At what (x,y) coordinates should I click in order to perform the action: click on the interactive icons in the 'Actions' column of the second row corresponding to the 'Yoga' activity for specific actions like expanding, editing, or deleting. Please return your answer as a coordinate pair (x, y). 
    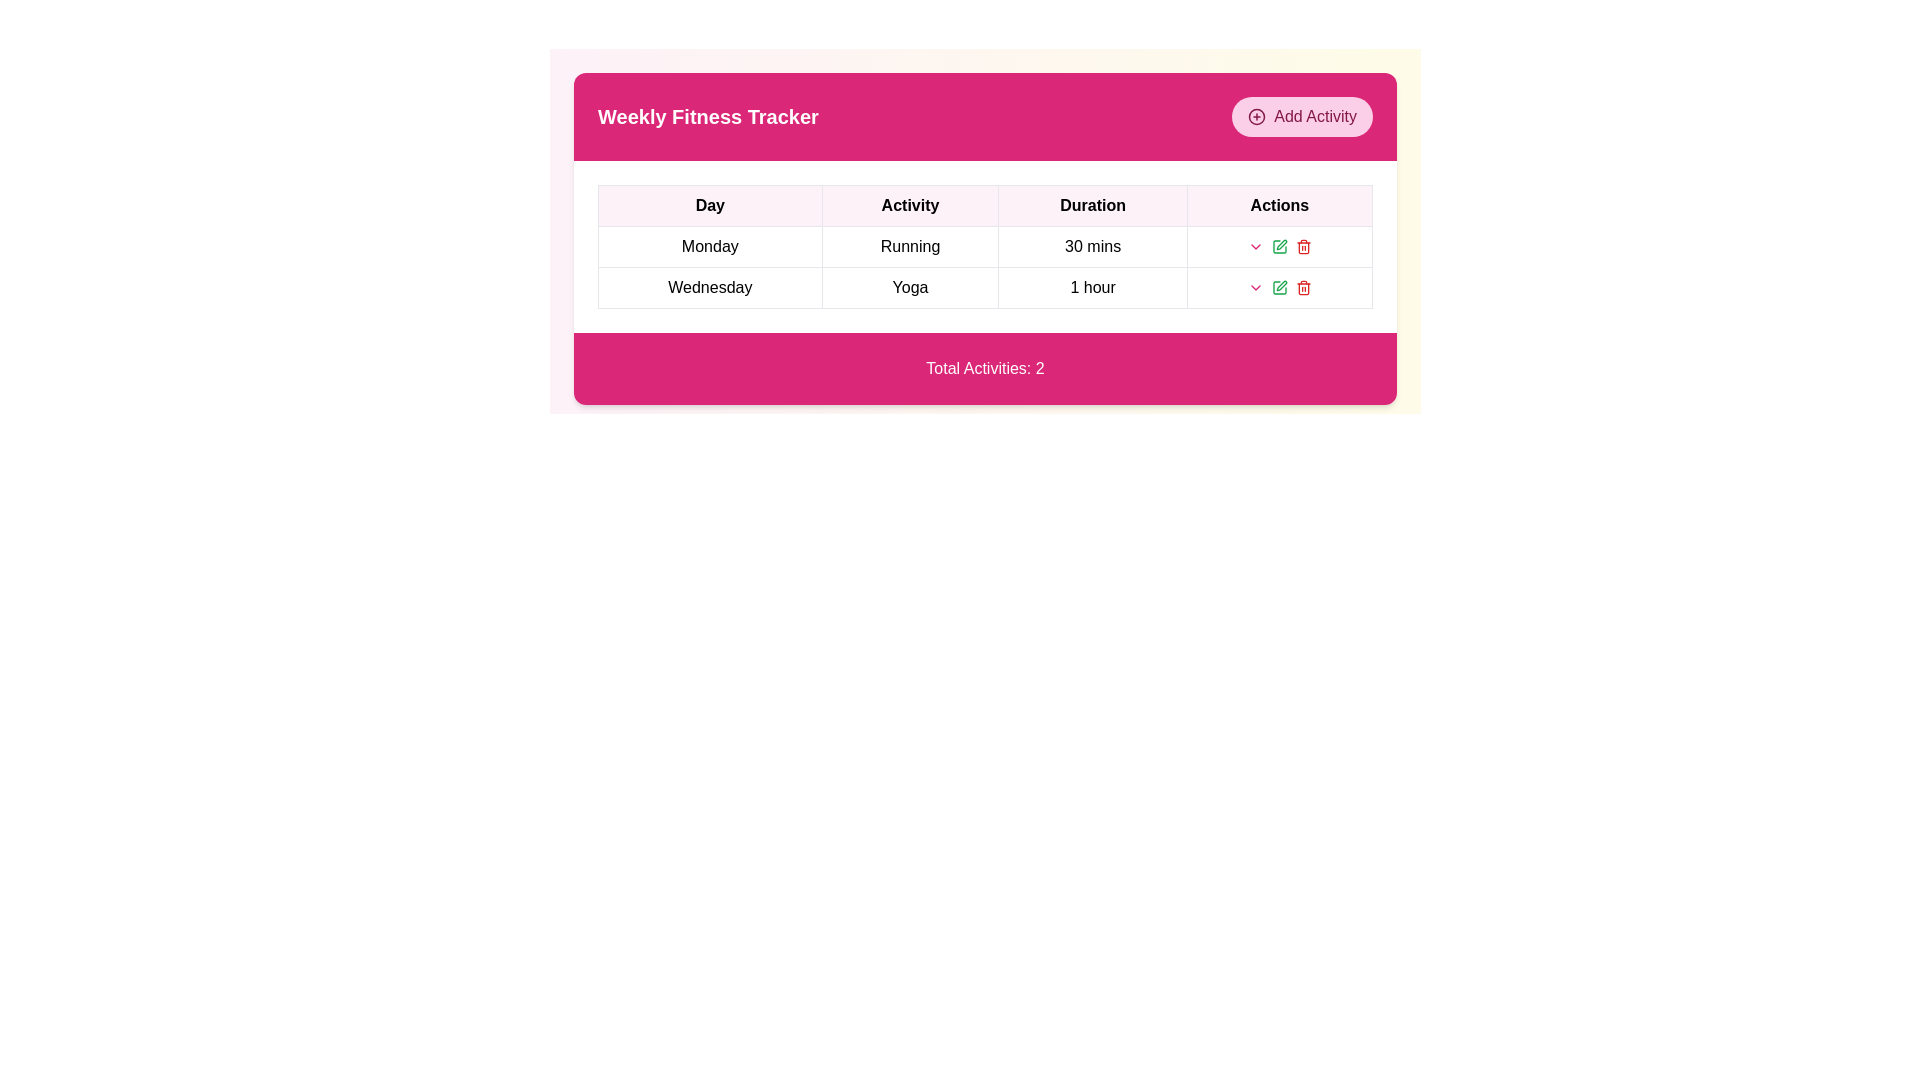
    Looking at the image, I should click on (1278, 288).